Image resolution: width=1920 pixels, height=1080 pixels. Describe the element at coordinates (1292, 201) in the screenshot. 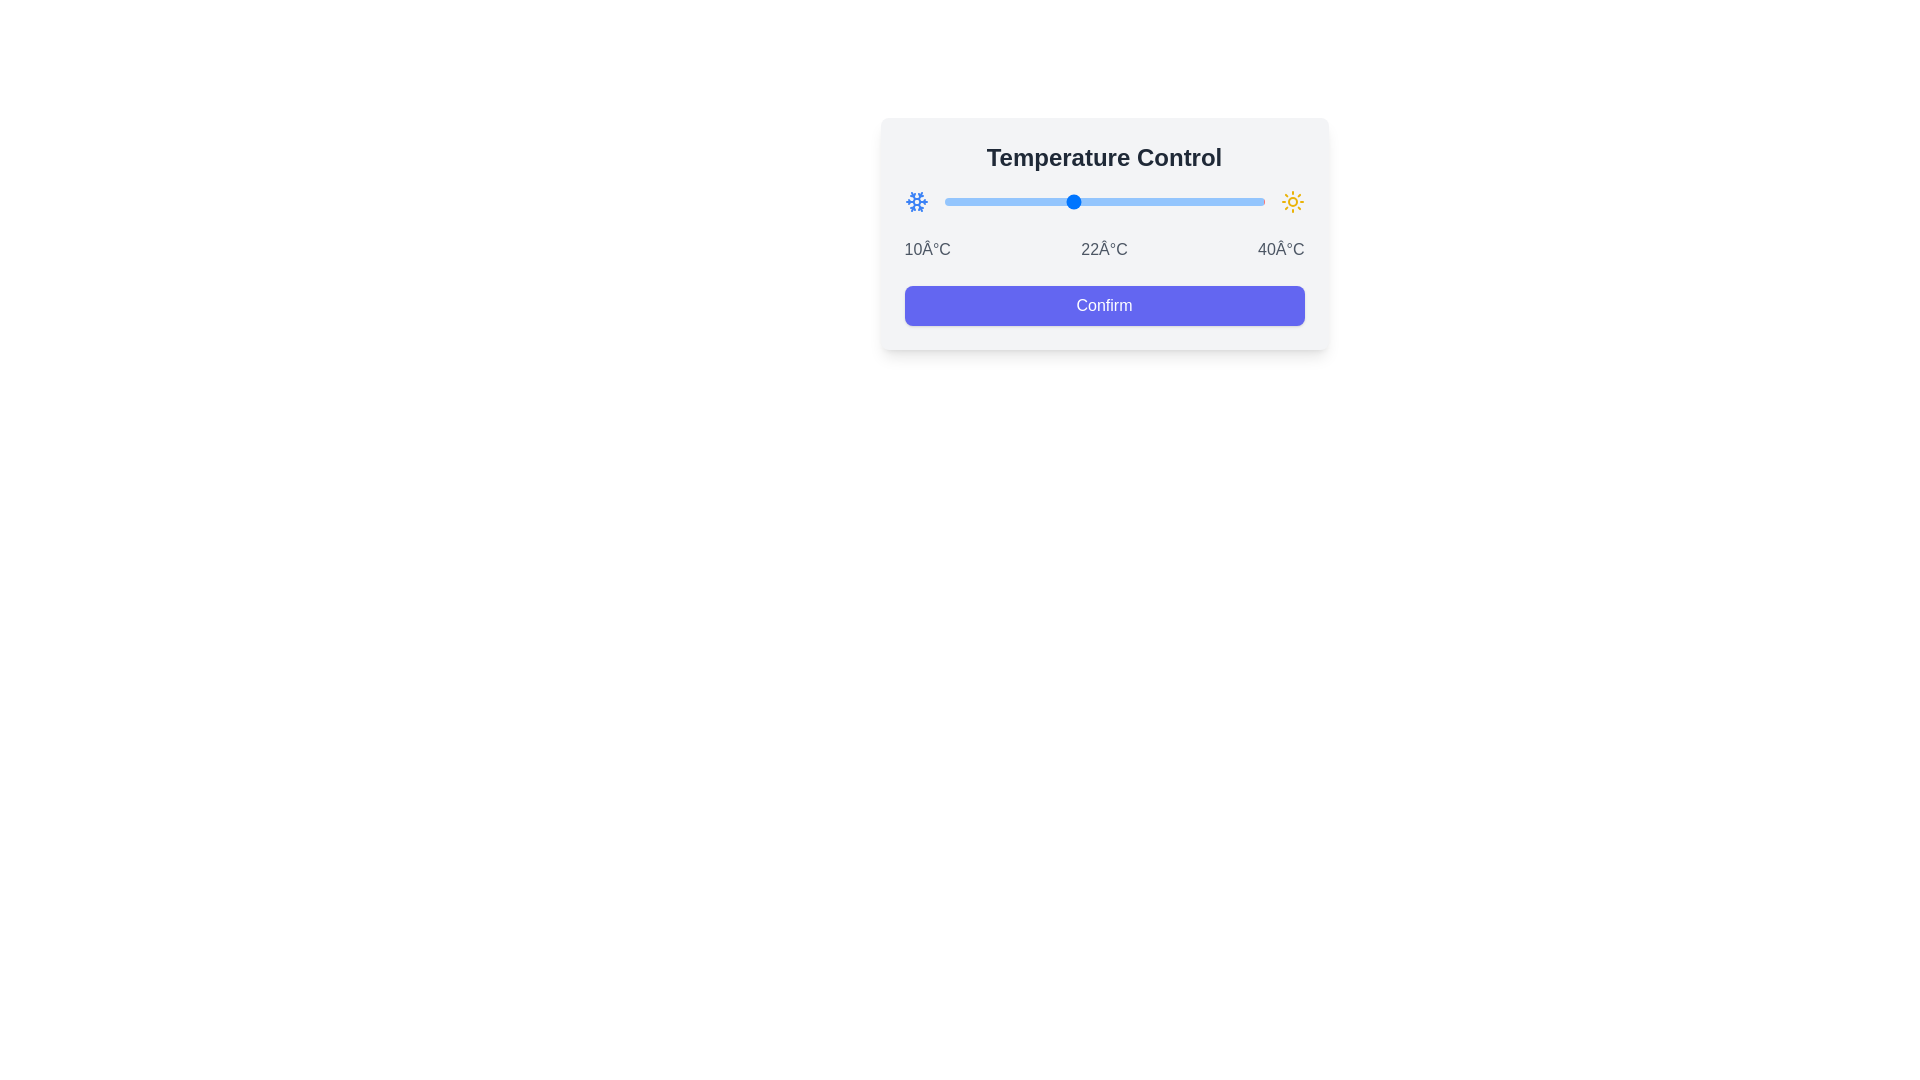

I see `the sun icon to observe visual feedback` at that location.